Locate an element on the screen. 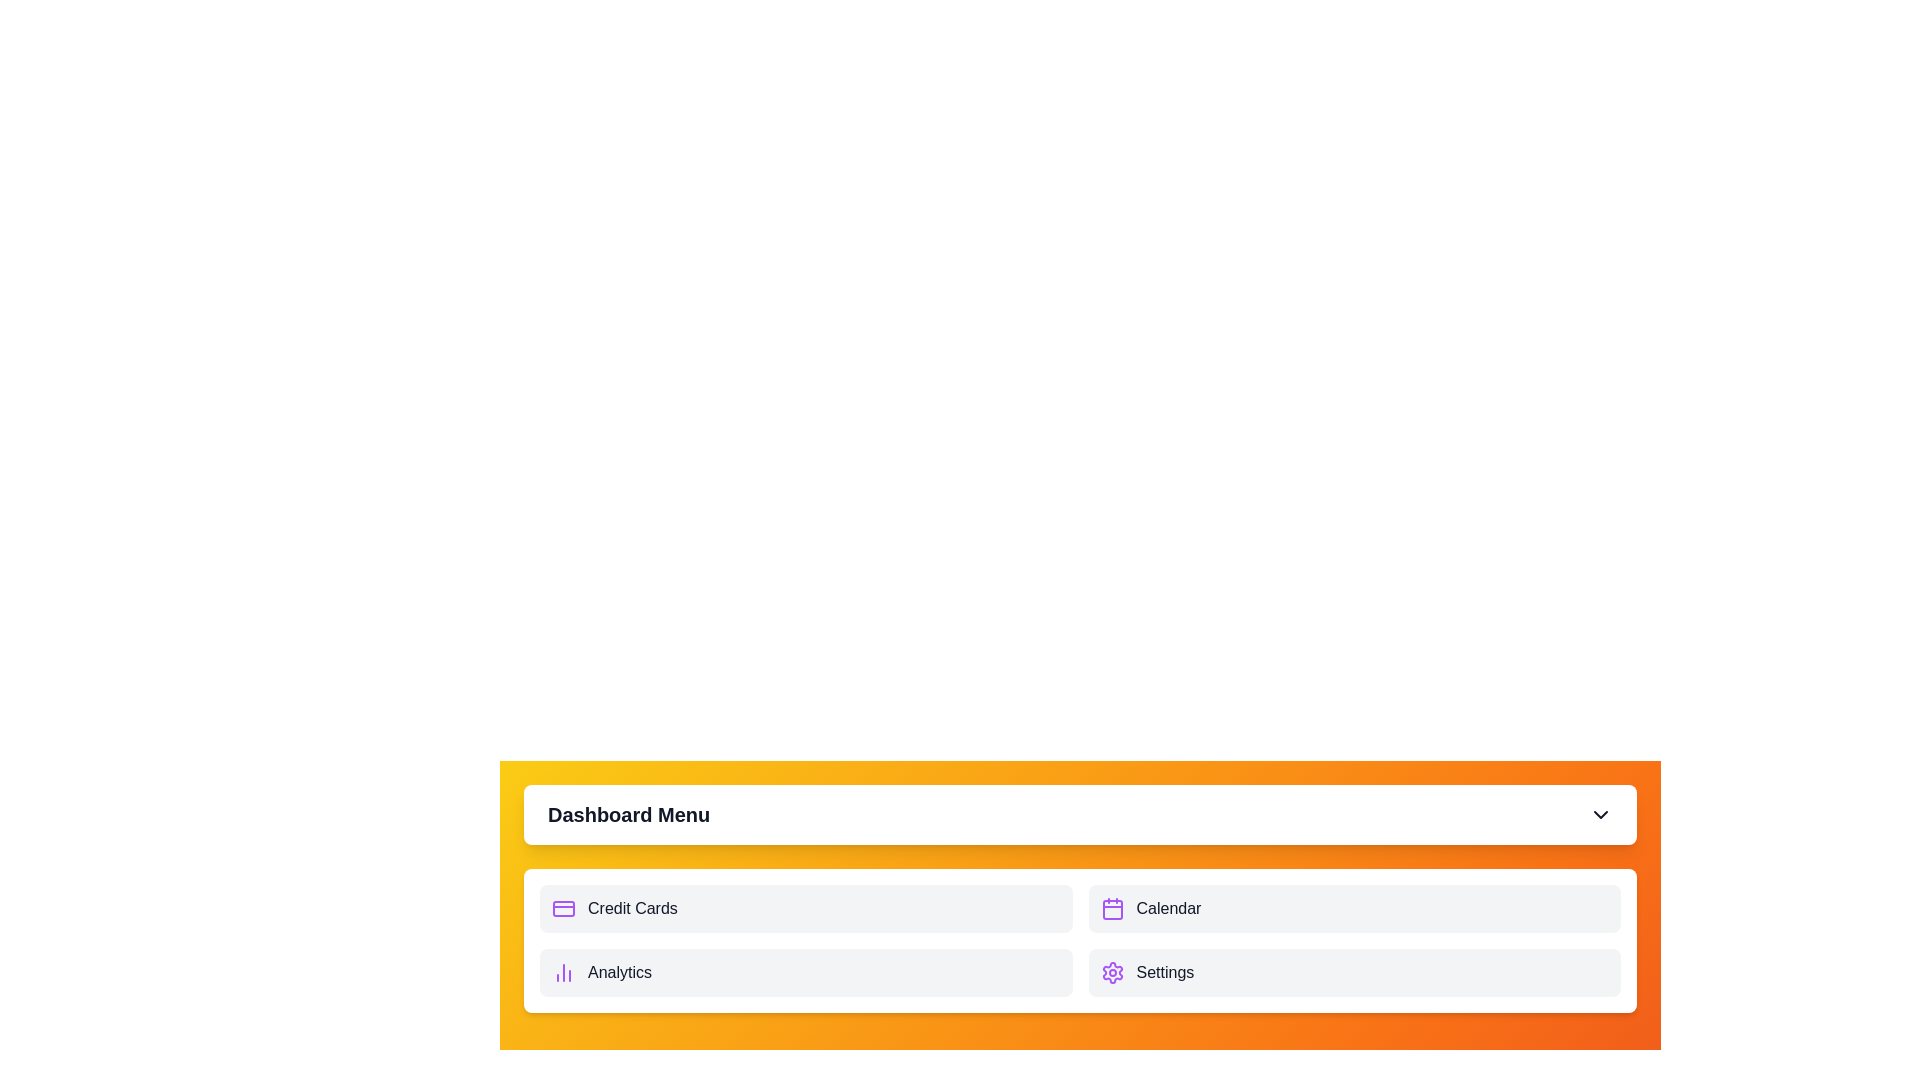  the dropdown arrow in the header section to toggle the menu is located at coordinates (1601, 814).